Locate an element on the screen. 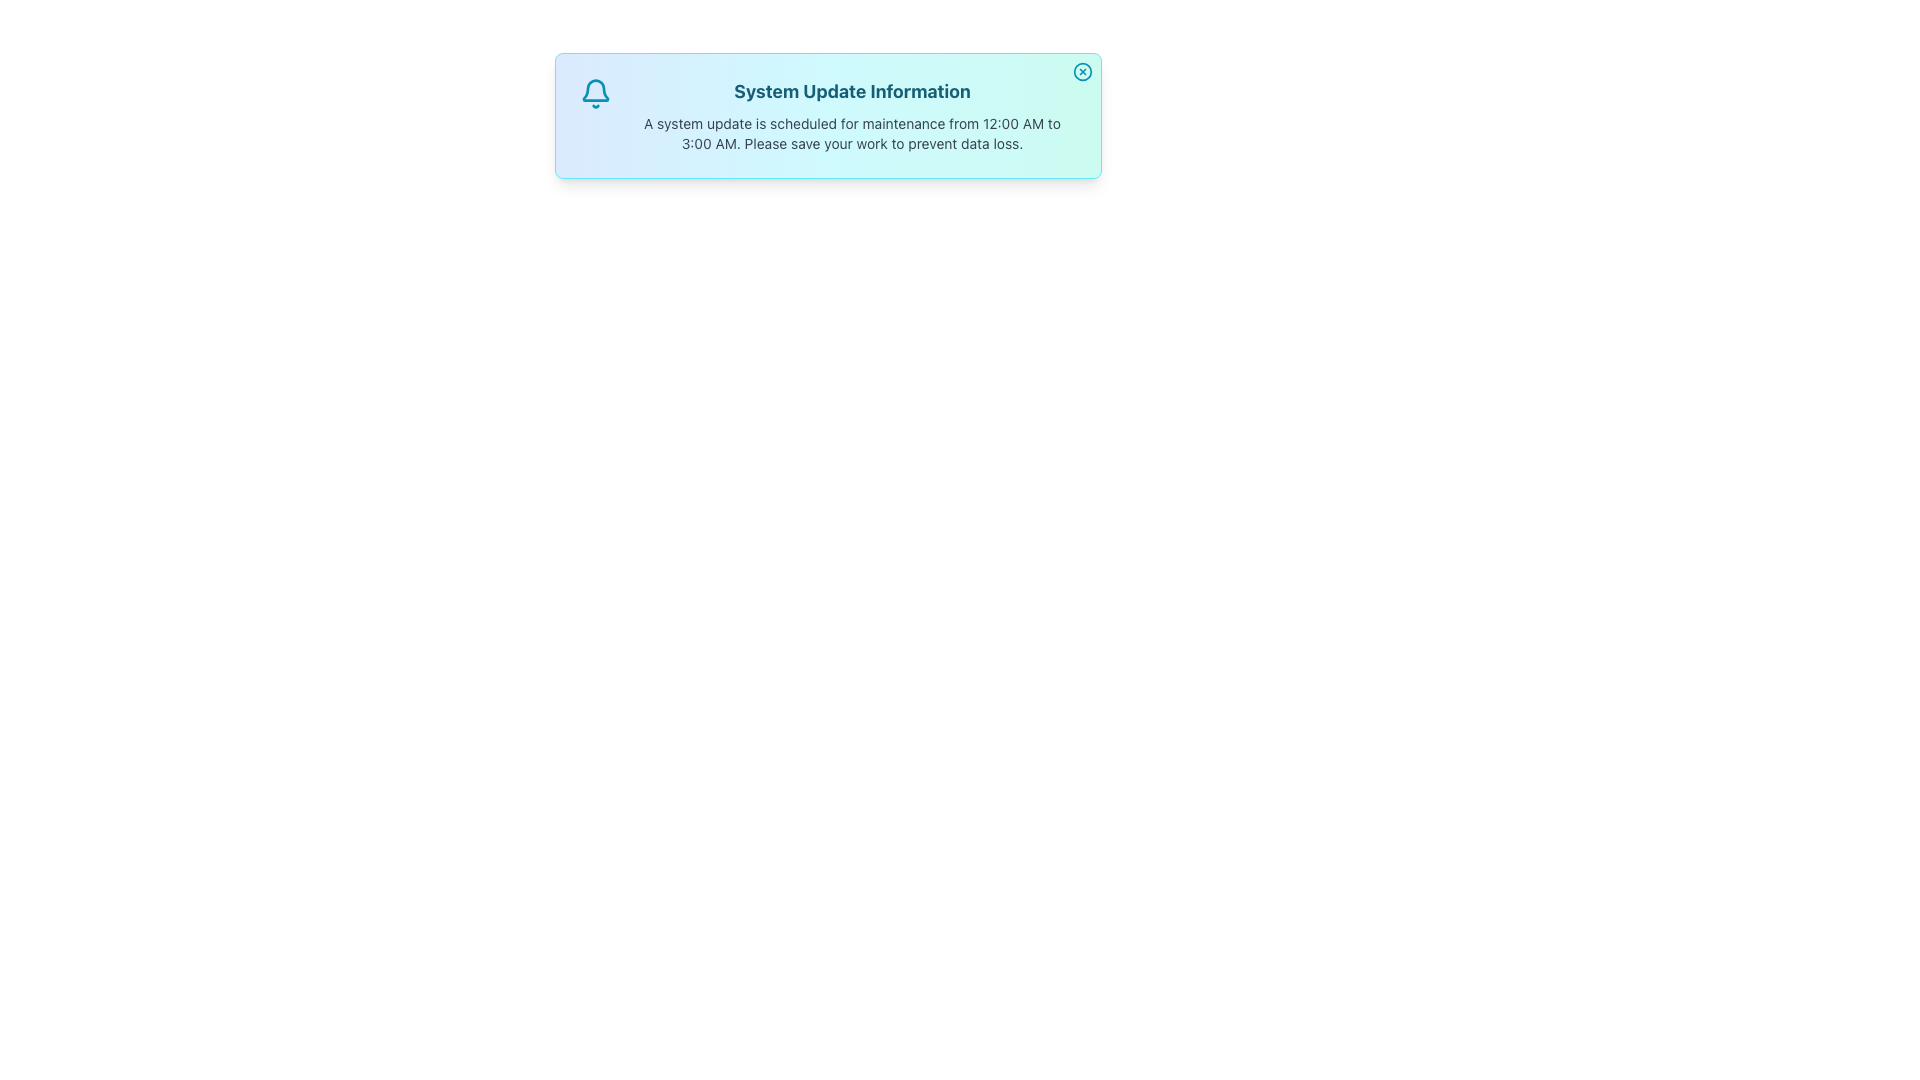  the text label providing information about the scheduled system update, located centrally below the heading 'System Update Information' within a light blue rectangular card is located at coordinates (852, 134).